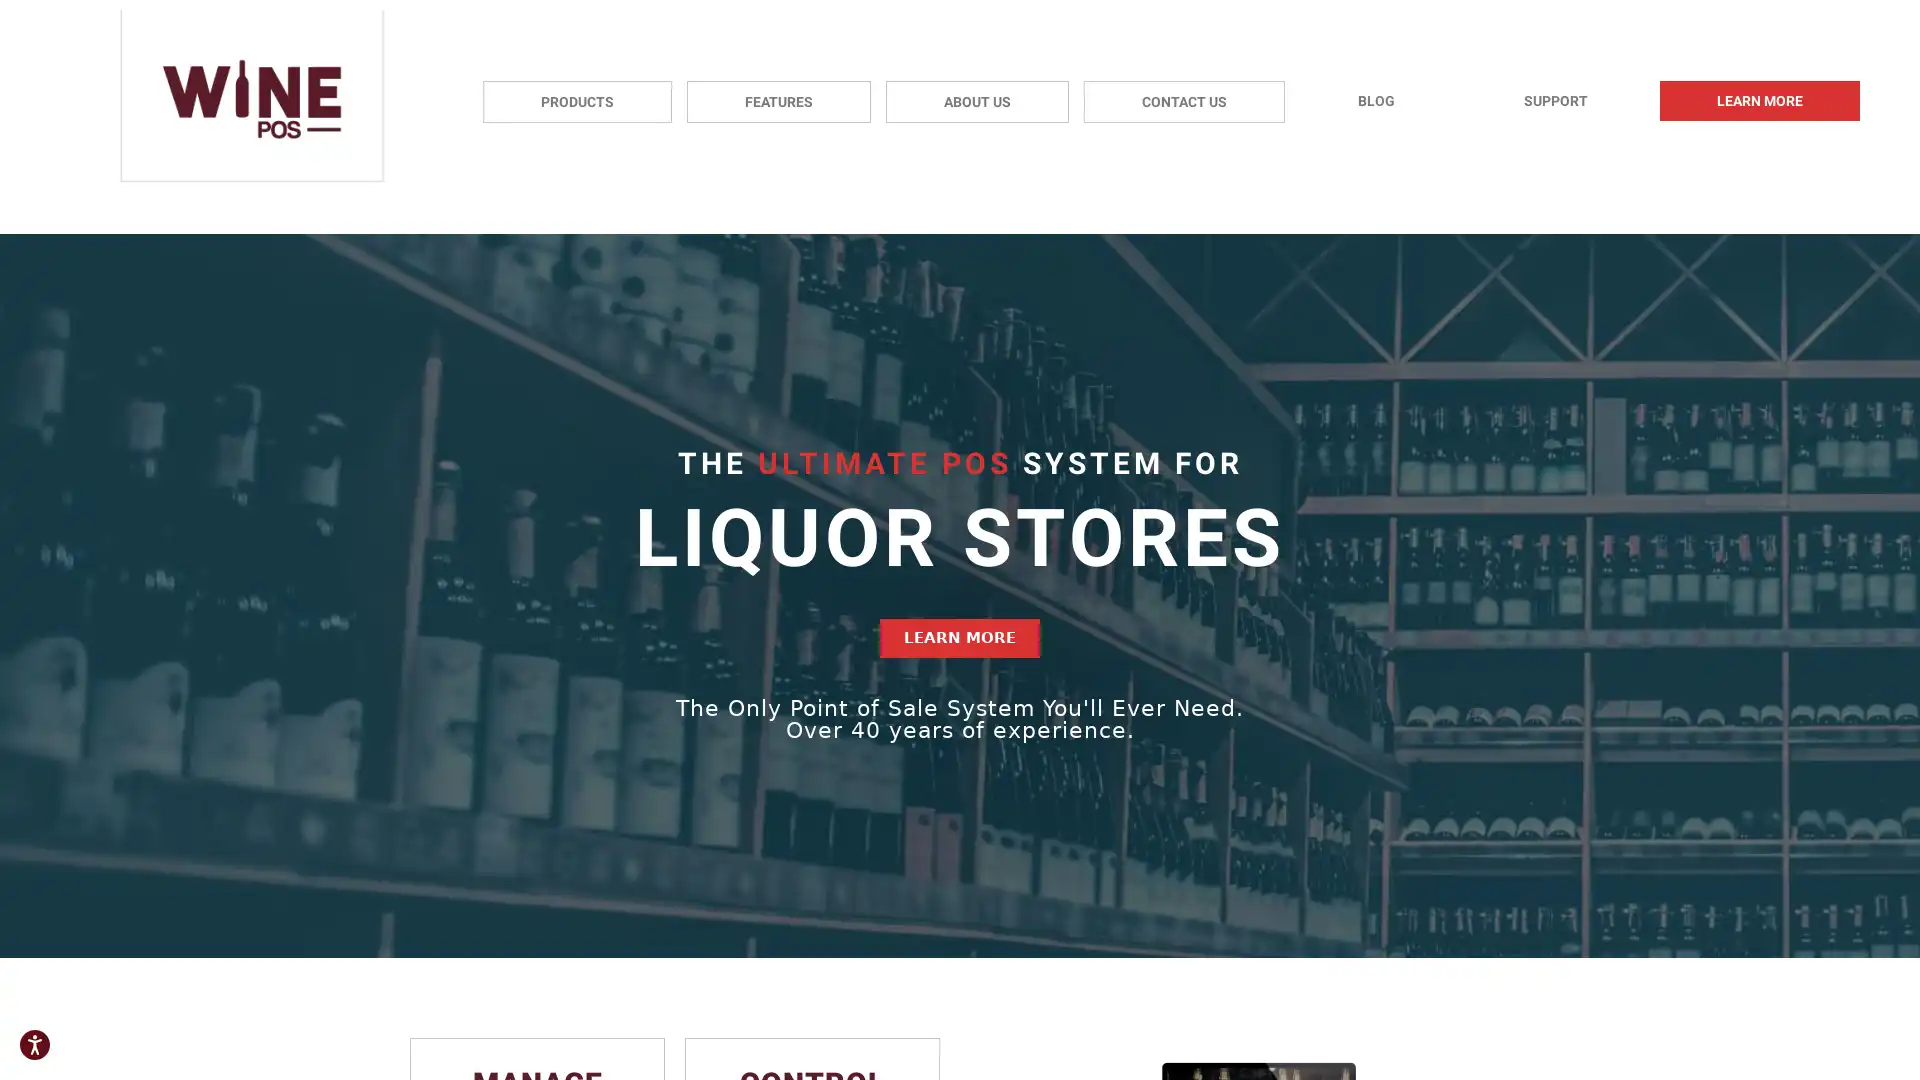 The image size is (1920, 1080). What do you see at coordinates (34, 1044) in the screenshot?
I see `Open accessibility options, statement and help` at bounding box center [34, 1044].